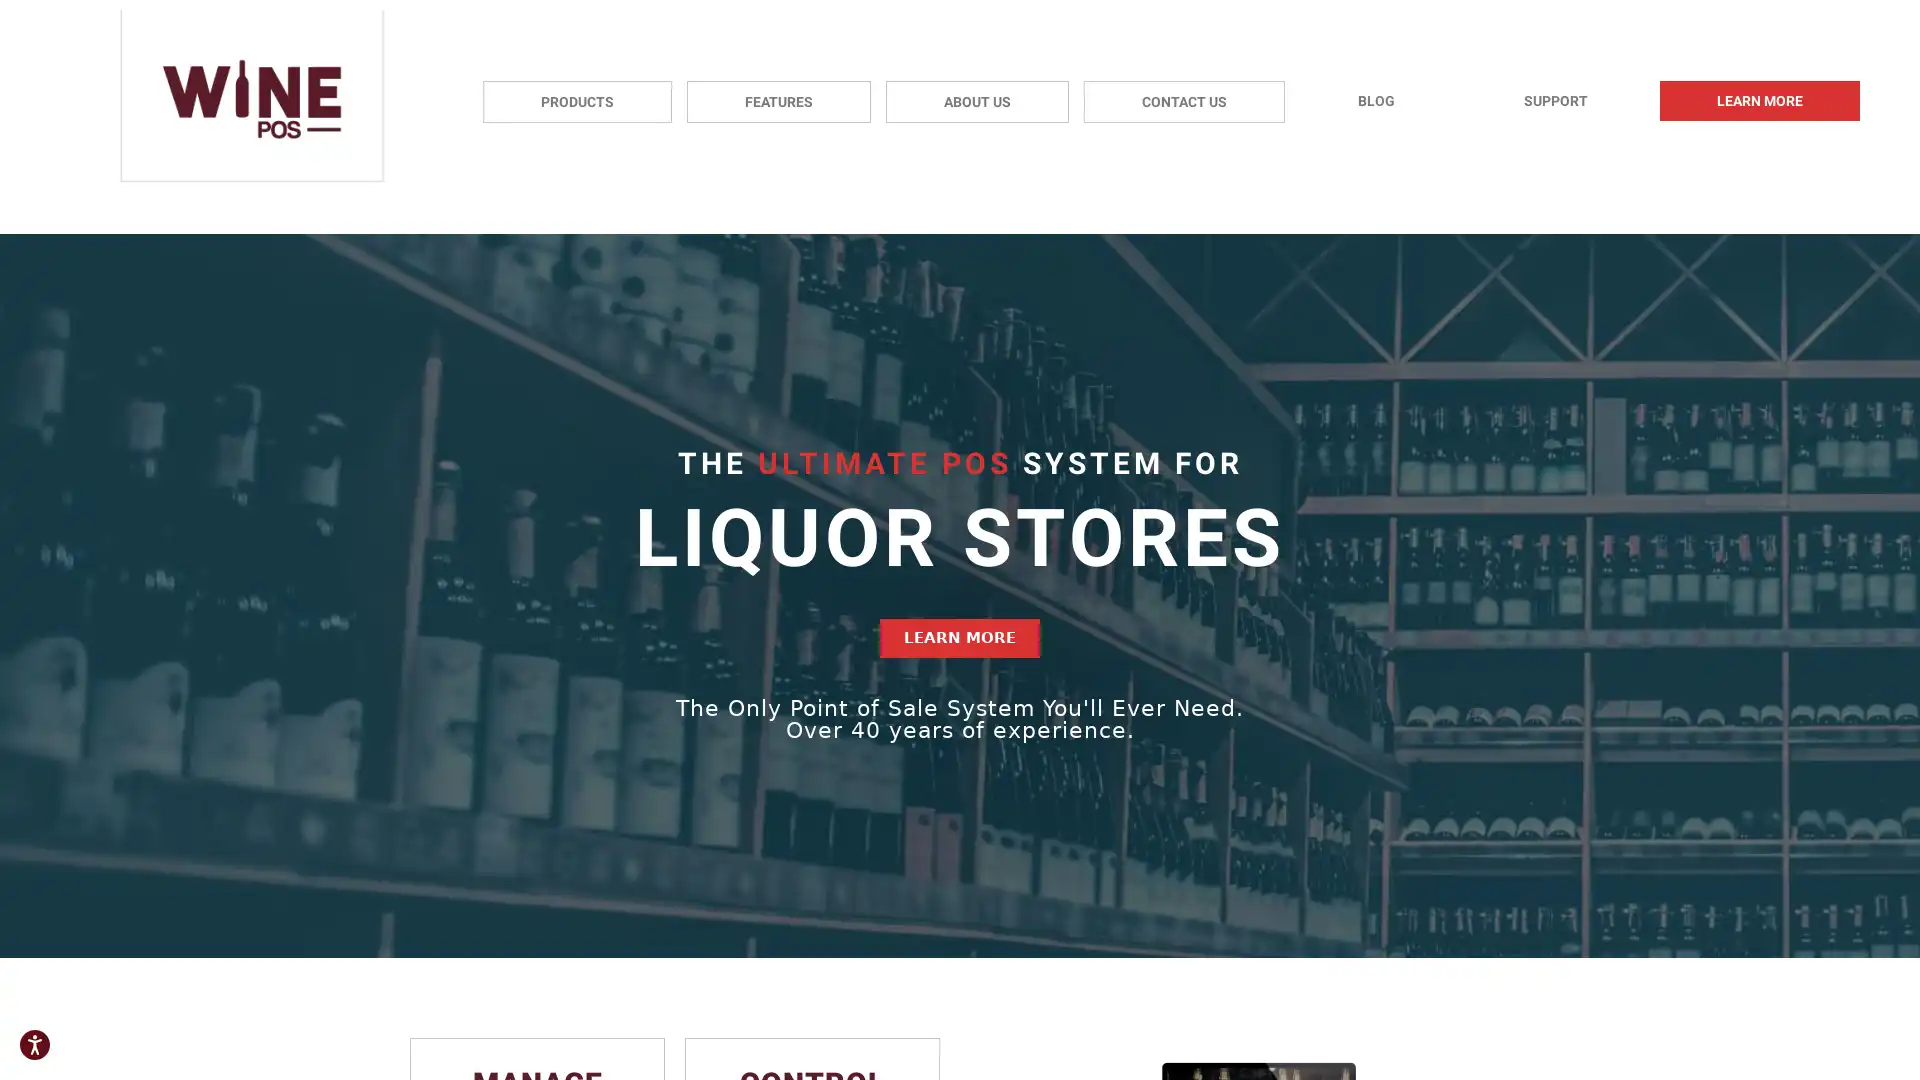 The image size is (1920, 1080). What do you see at coordinates (34, 1044) in the screenshot?
I see `Open accessibility options, statement and help` at bounding box center [34, 1044].